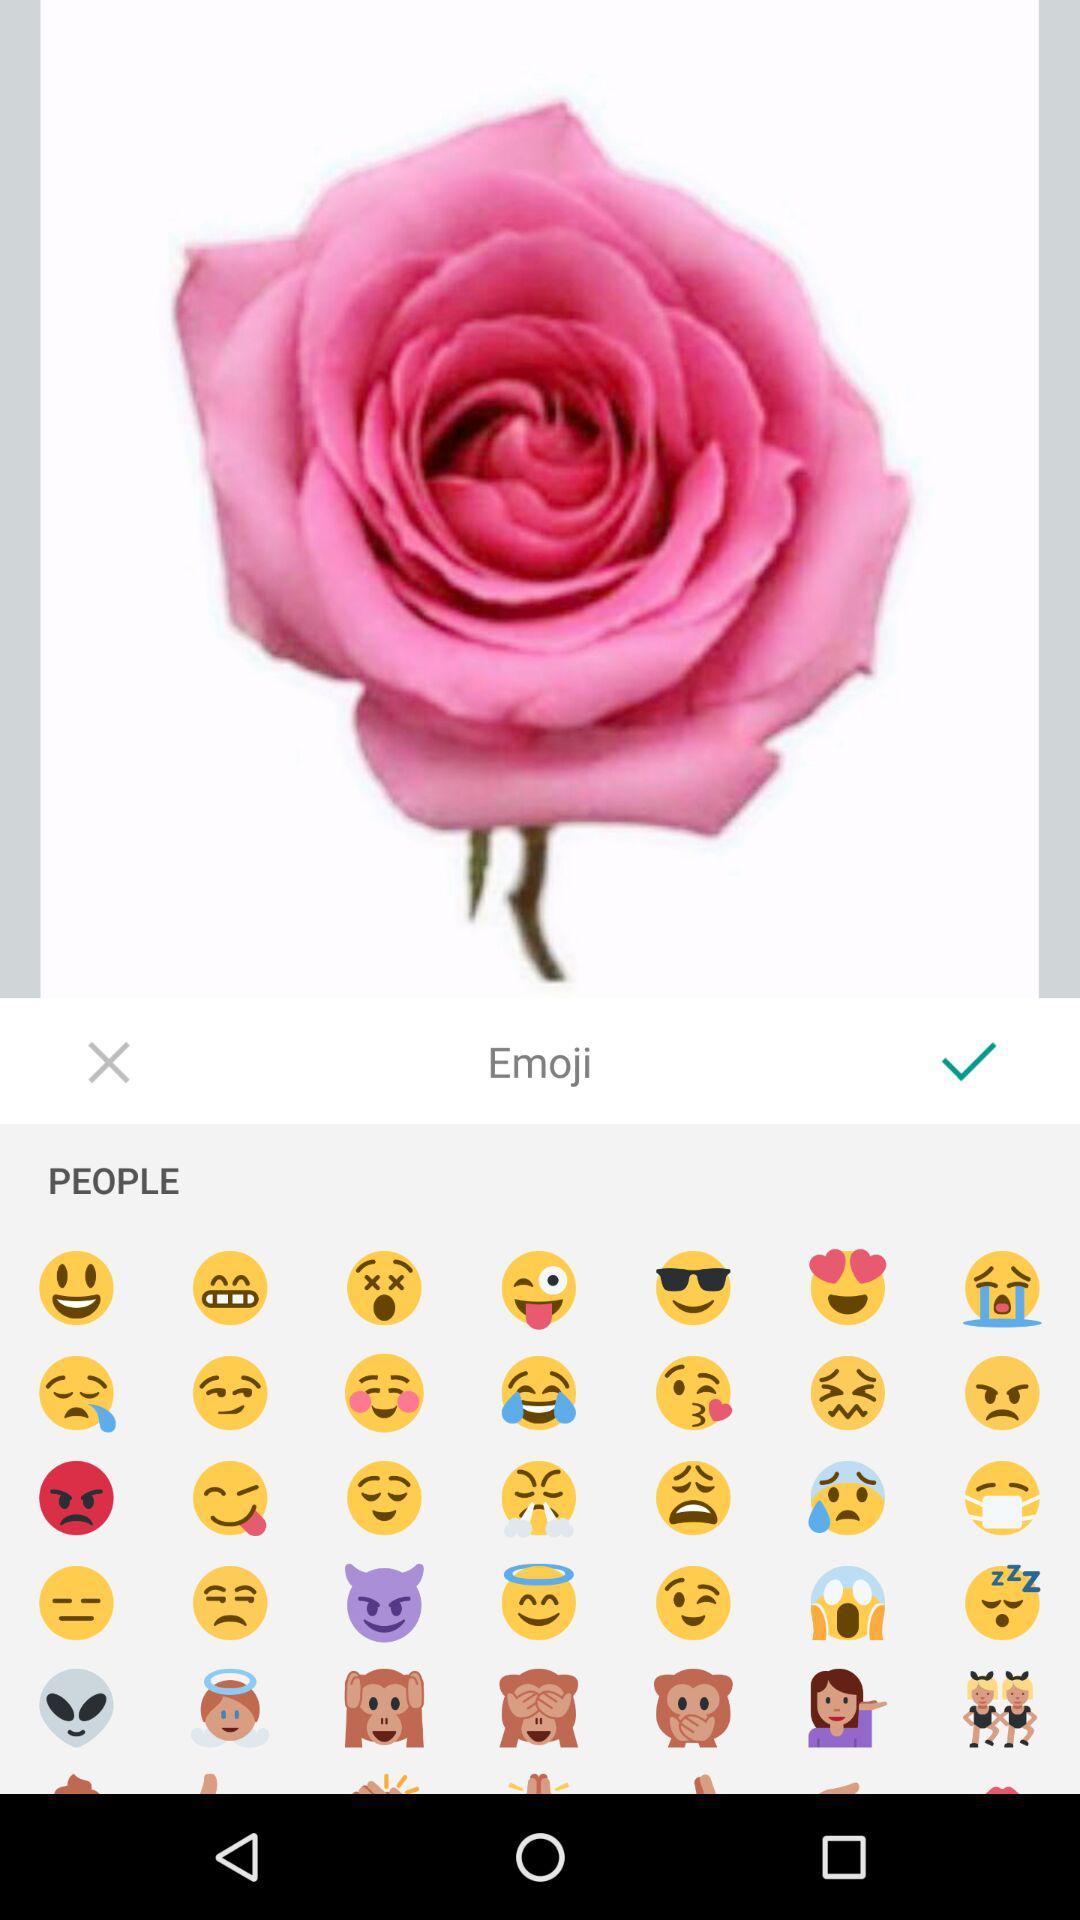 Image resolution: width=1080 pixels, height=1920 pixels. I want to click on click crying emoji, so click(1002, 1288).